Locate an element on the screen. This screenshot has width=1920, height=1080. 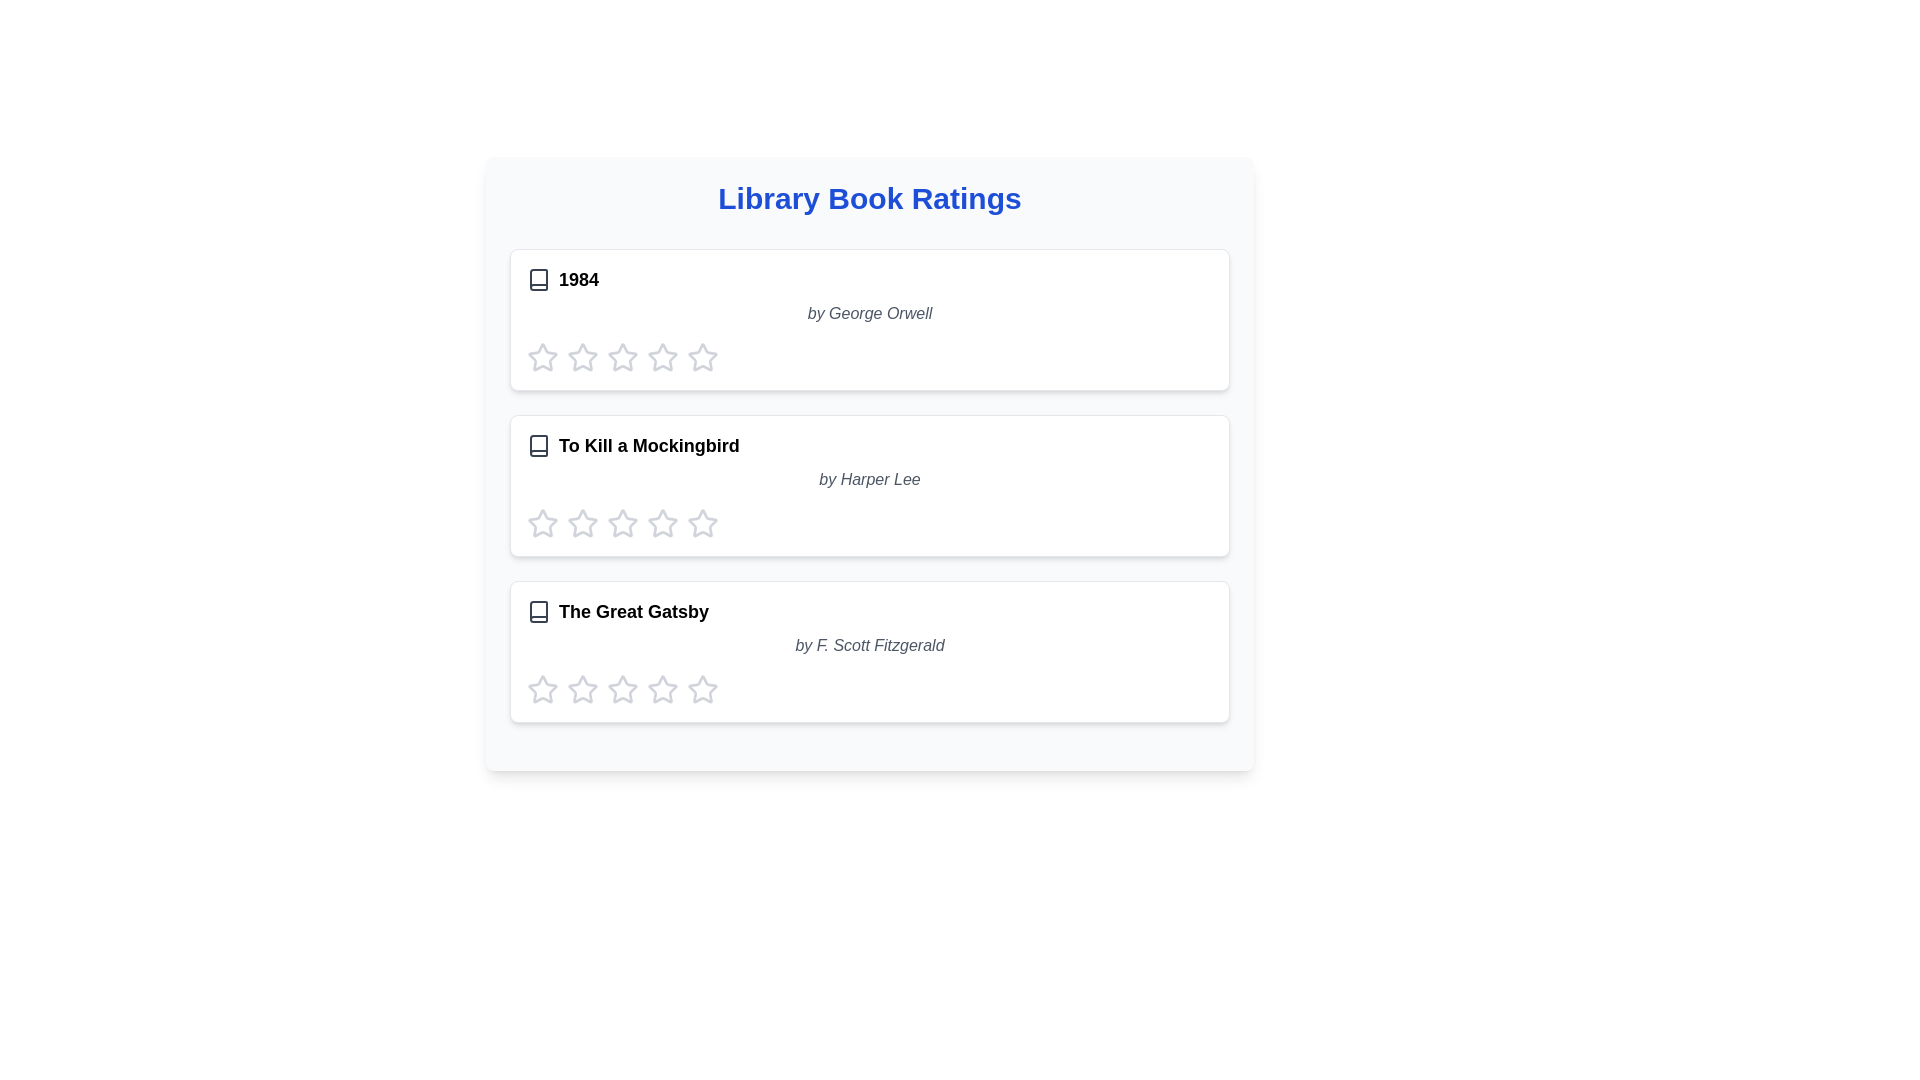
the third star icon in the rating component associated with the book '1984' by George Orwell is located at coordinates (662, 356).